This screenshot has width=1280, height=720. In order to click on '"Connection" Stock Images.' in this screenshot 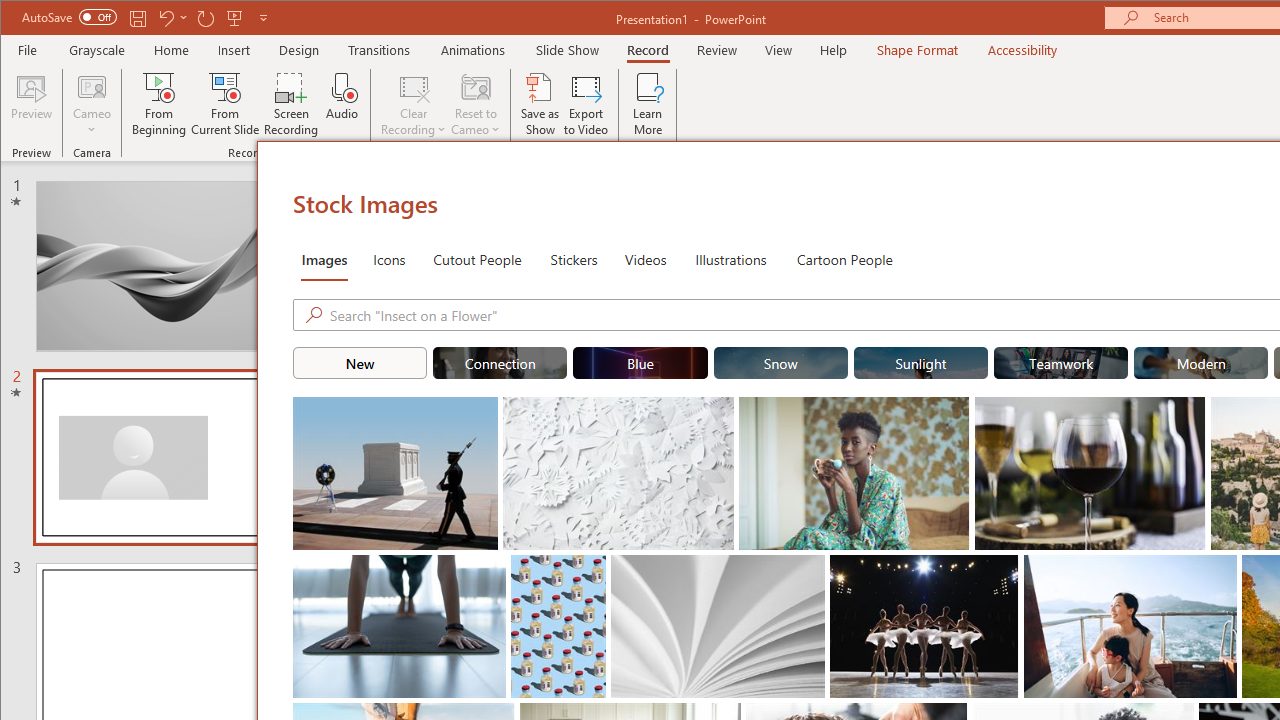, I will do `click(499, 362)`.